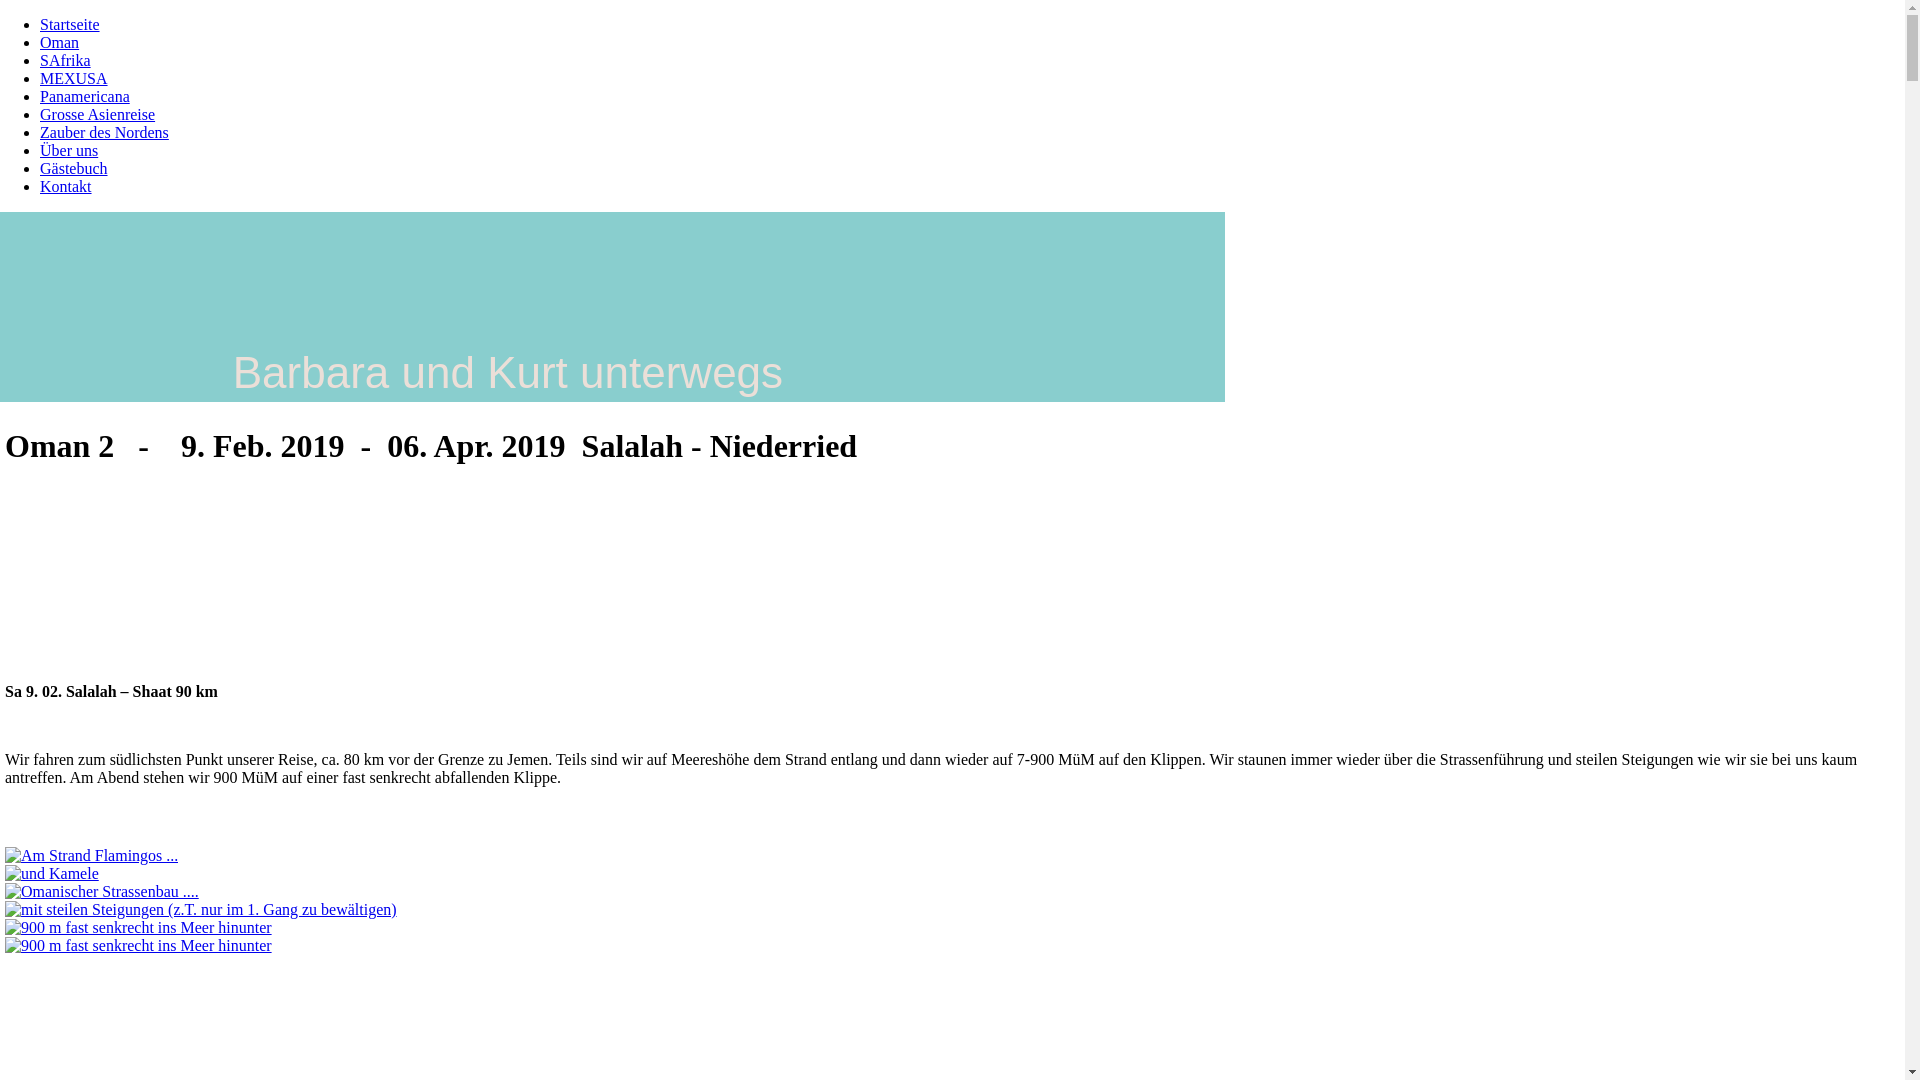 Image resolution: width=1920 pixels, height=1080 pixels. I want to click on 'Zauber des Nordens', so click(103, 132).